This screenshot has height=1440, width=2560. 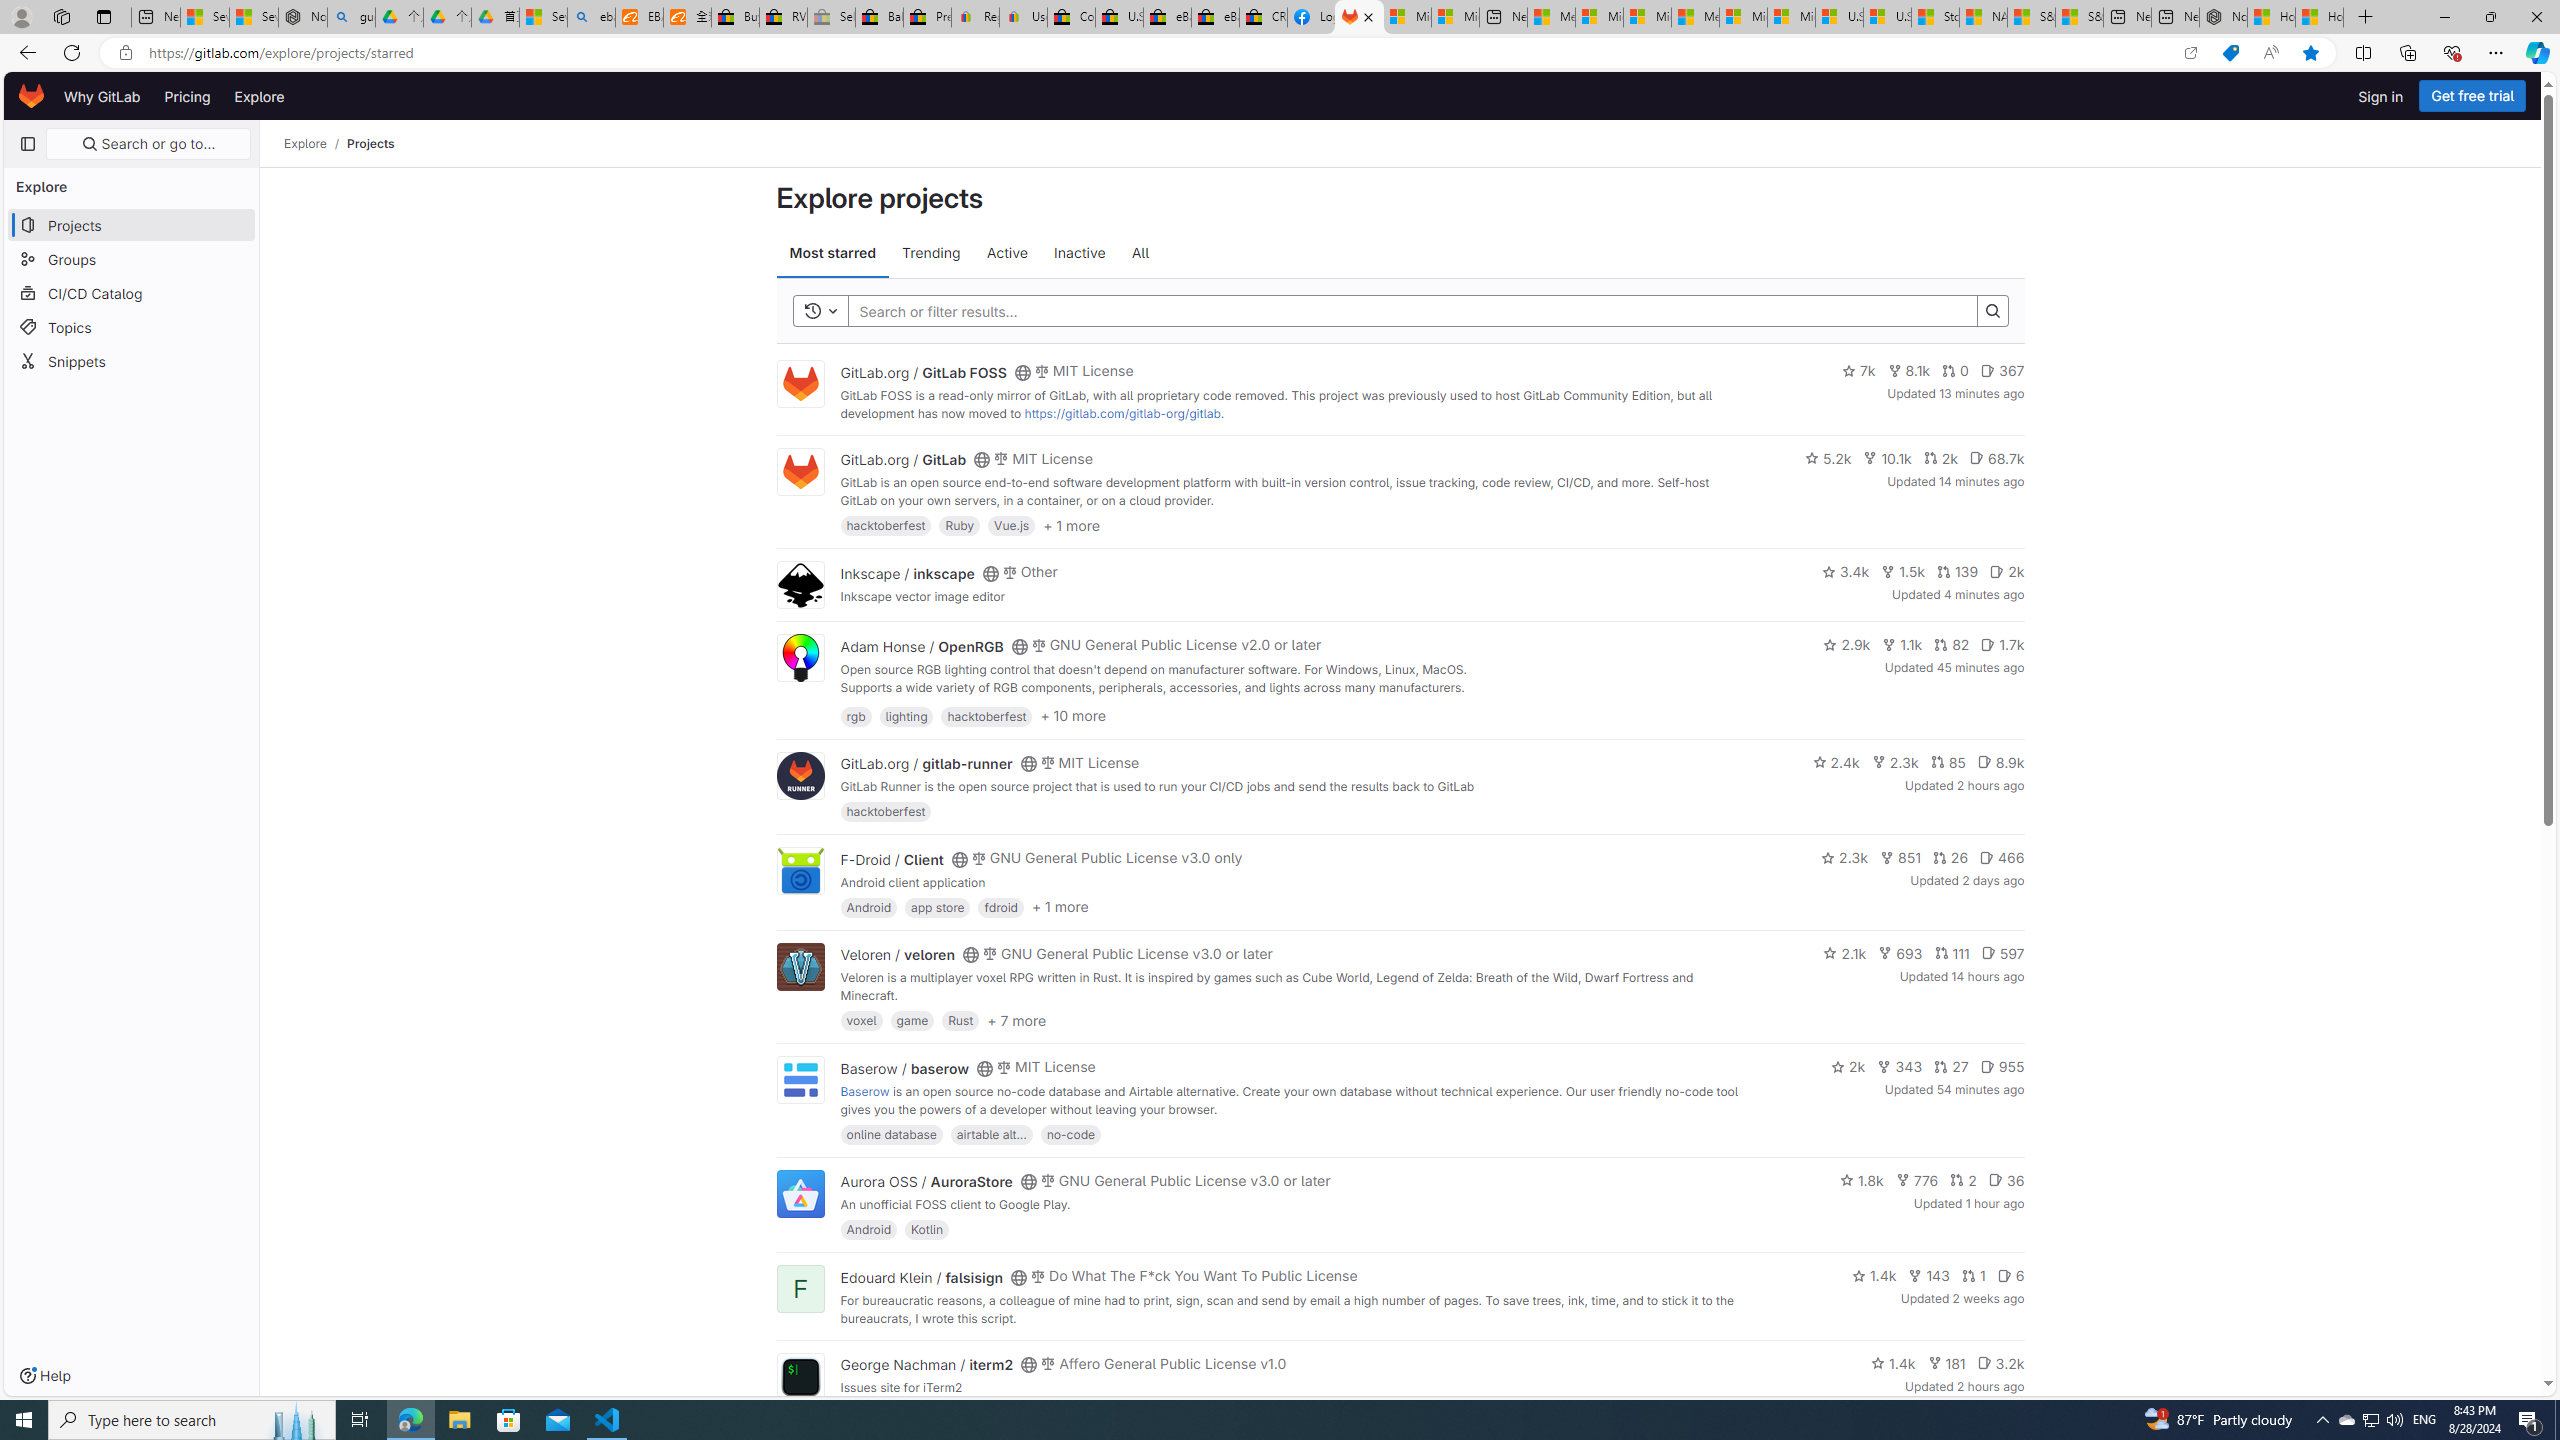 What do you see at coordinates (315, 143) in the screenshot?
I see `'Explore/'` at bounding box center [315, 143].